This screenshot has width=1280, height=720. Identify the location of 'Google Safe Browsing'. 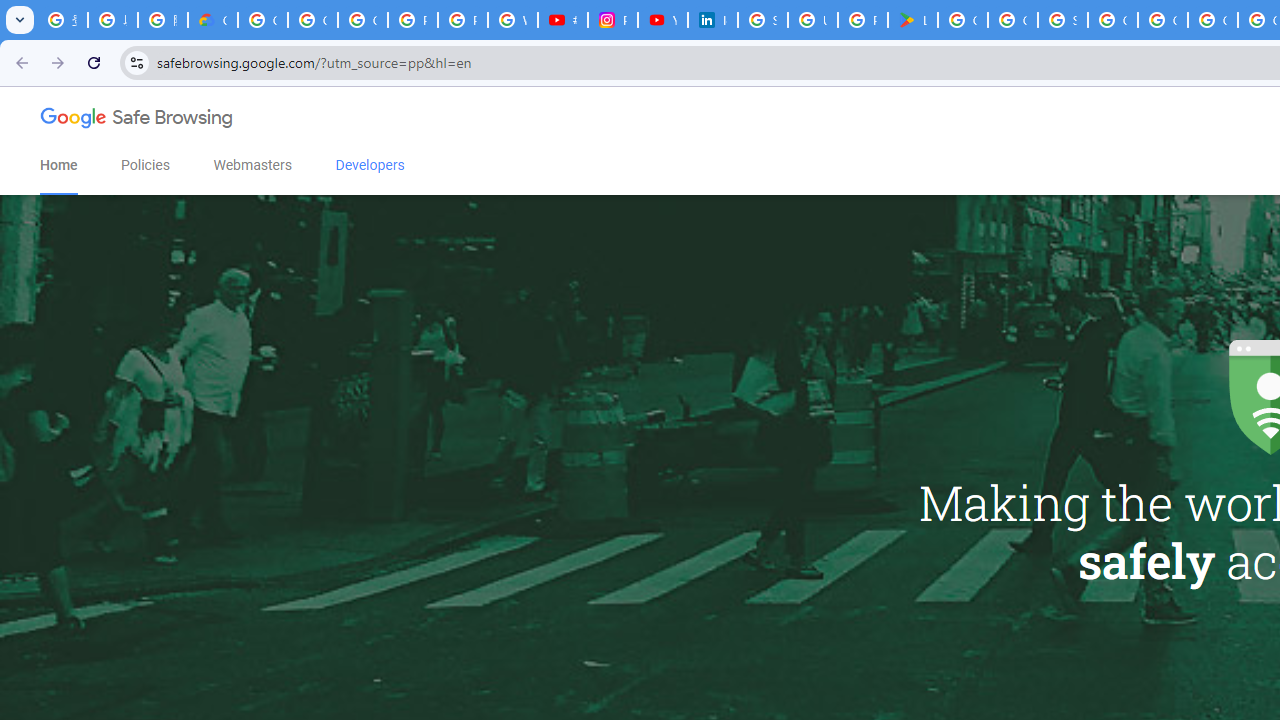
(136, 121).